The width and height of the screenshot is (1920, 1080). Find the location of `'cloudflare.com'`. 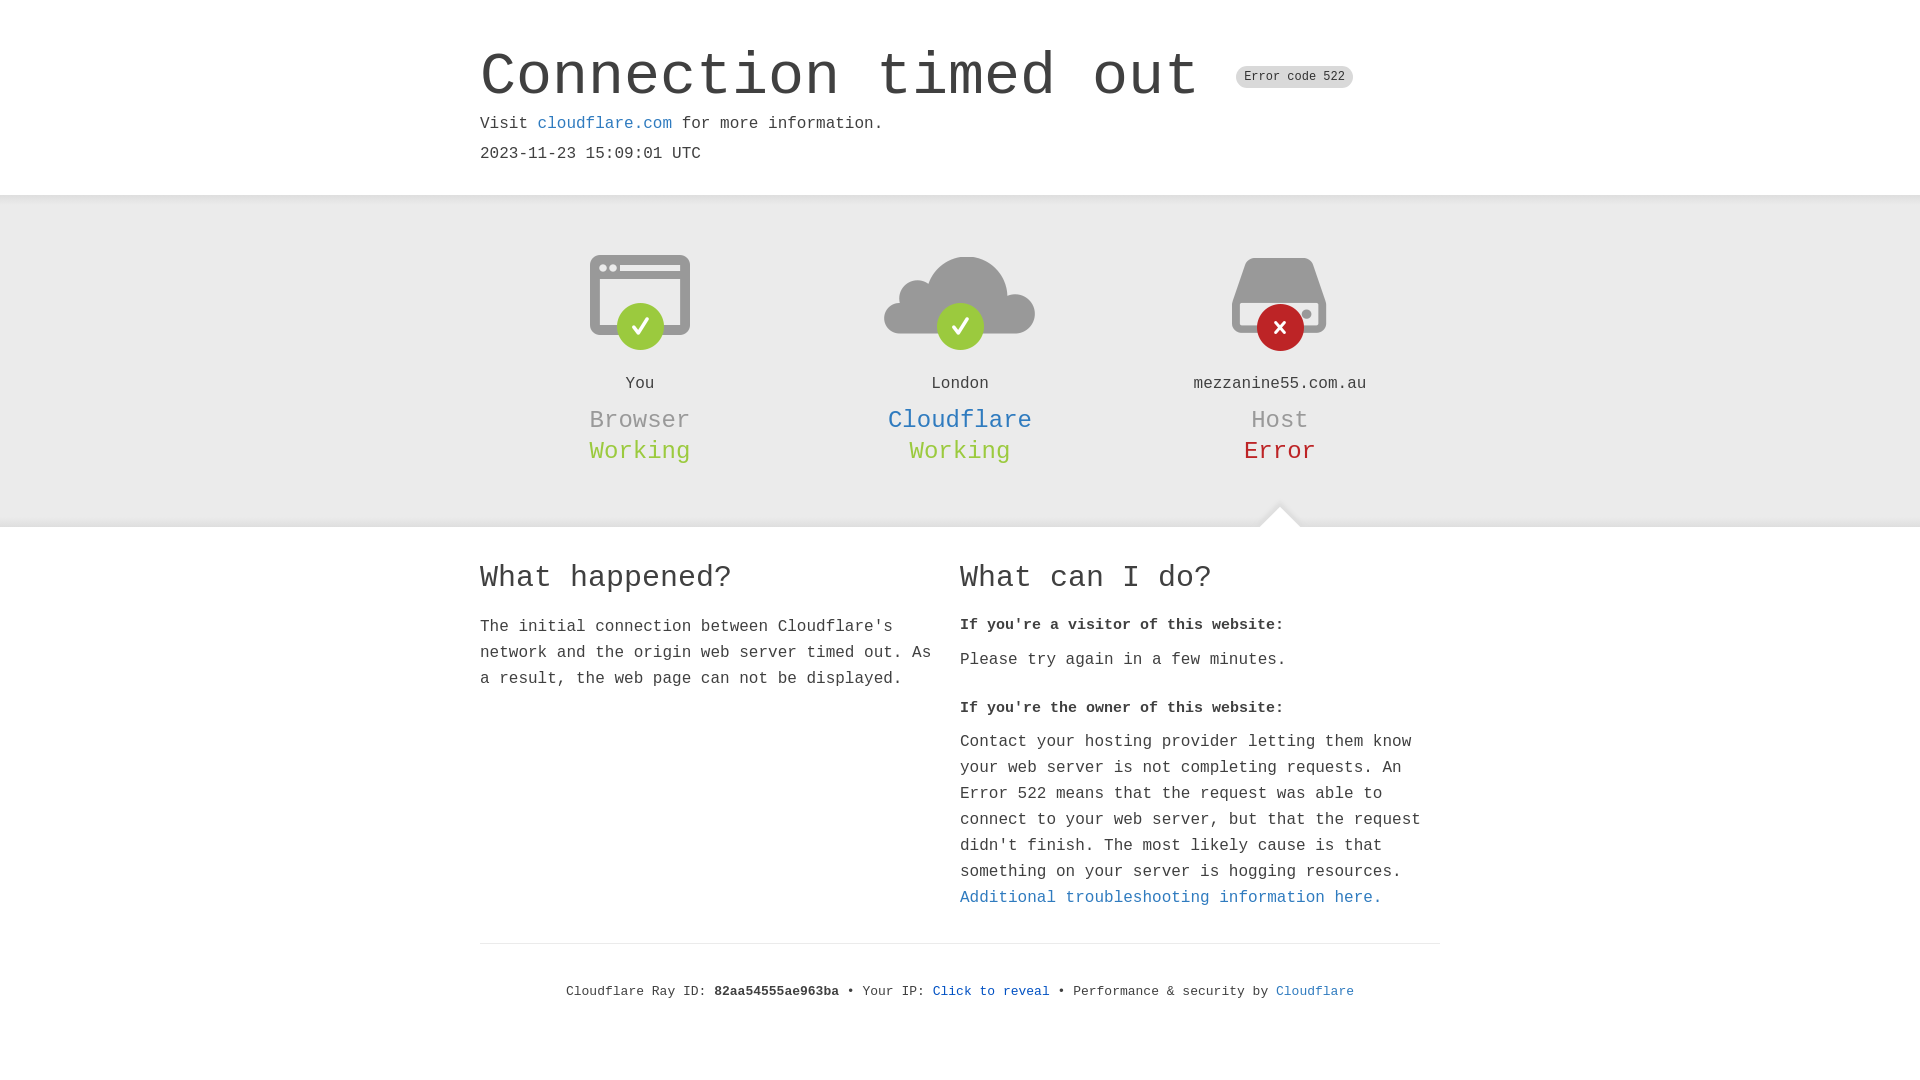

'cloudflare.com' is located at coordinates (603, 123).